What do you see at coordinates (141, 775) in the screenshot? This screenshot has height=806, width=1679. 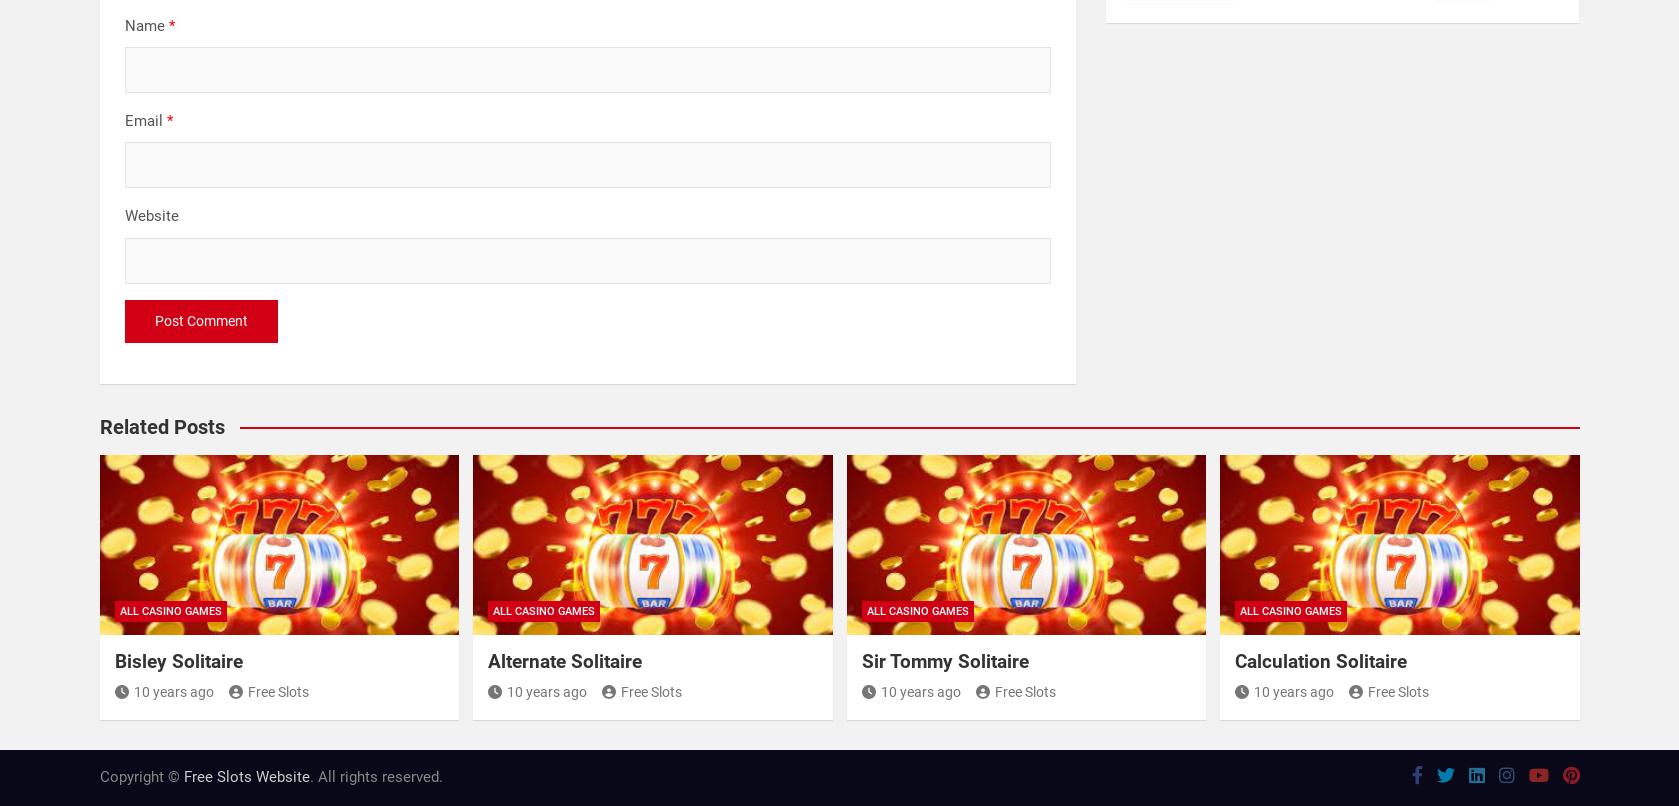 I see `'Copyright ©'` at bounding box center [141, 775].